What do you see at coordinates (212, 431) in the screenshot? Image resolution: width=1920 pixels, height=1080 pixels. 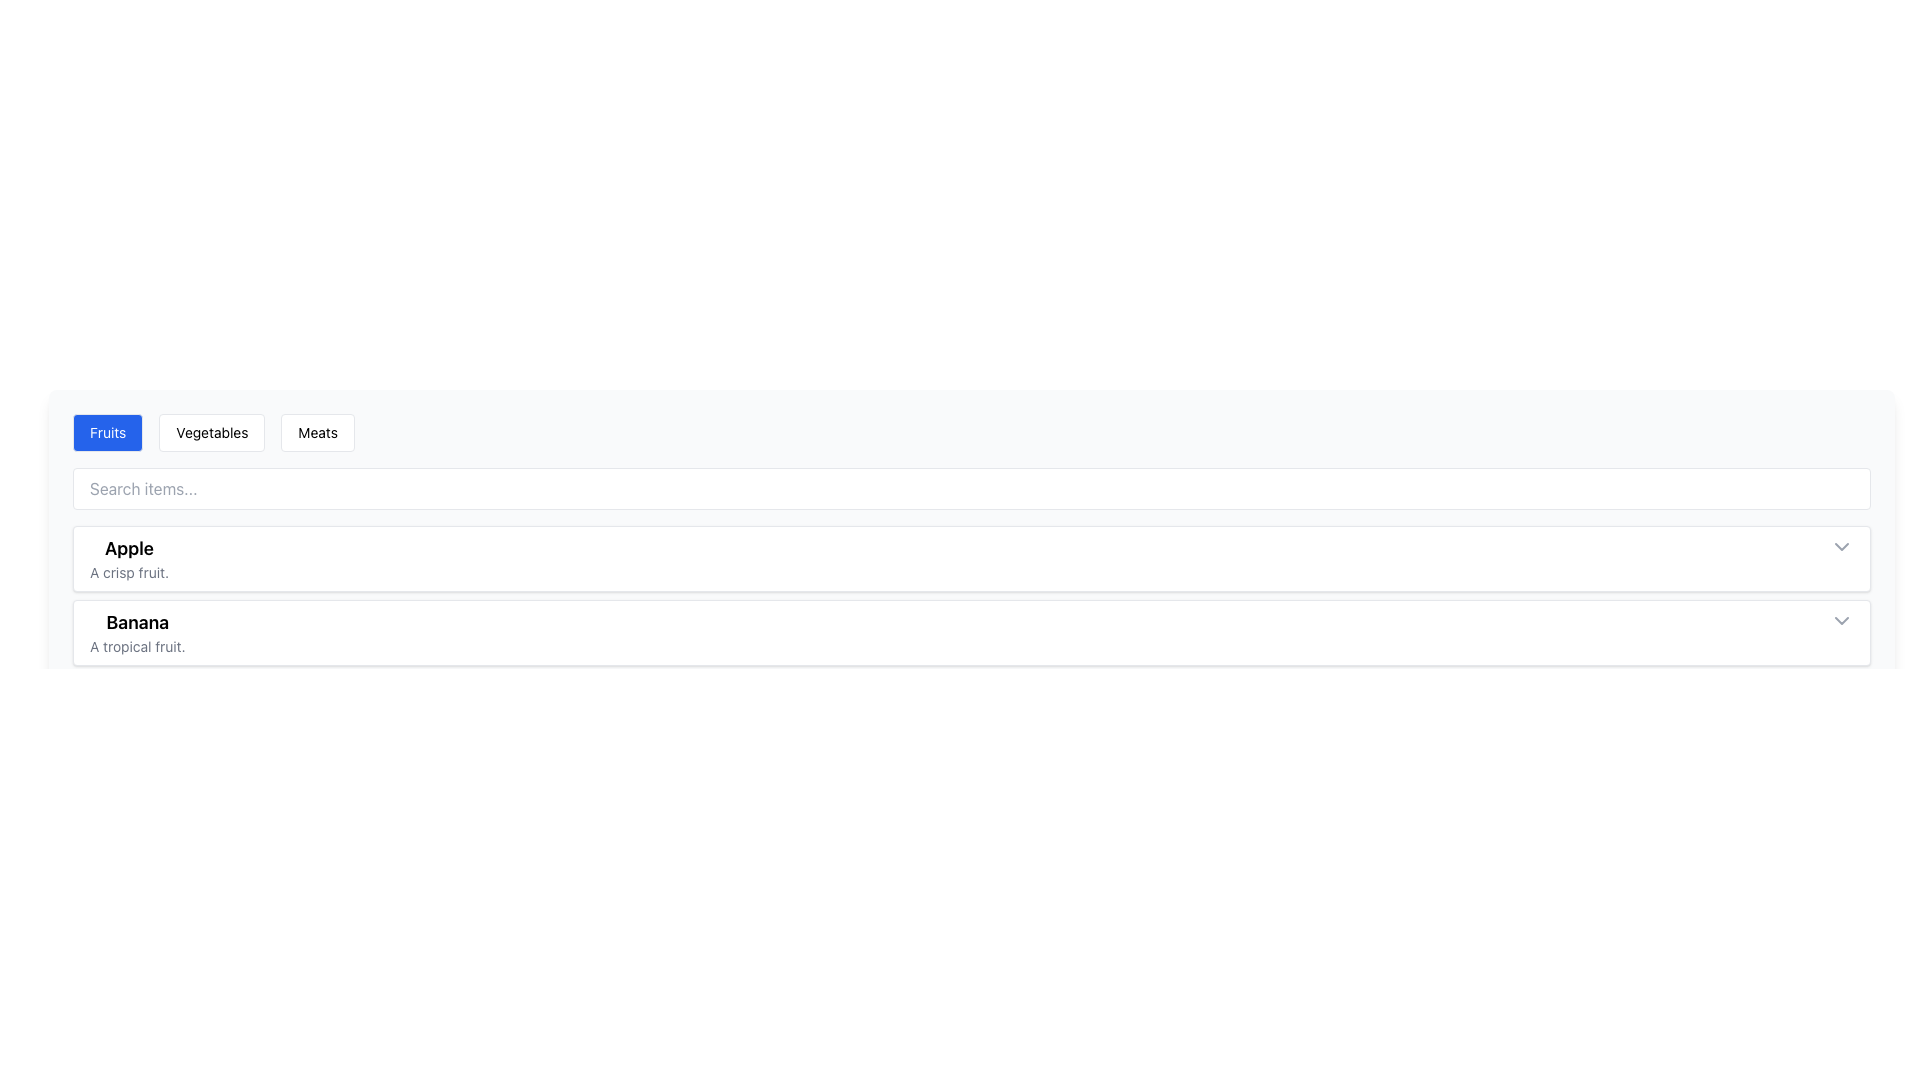 I see `the 'Vegetables' button, which is a rectangular button with a white background, located in the upper segment of the interface, between the 'Fruits' and 'Meats' buttons` at bounding box center [212, 431].